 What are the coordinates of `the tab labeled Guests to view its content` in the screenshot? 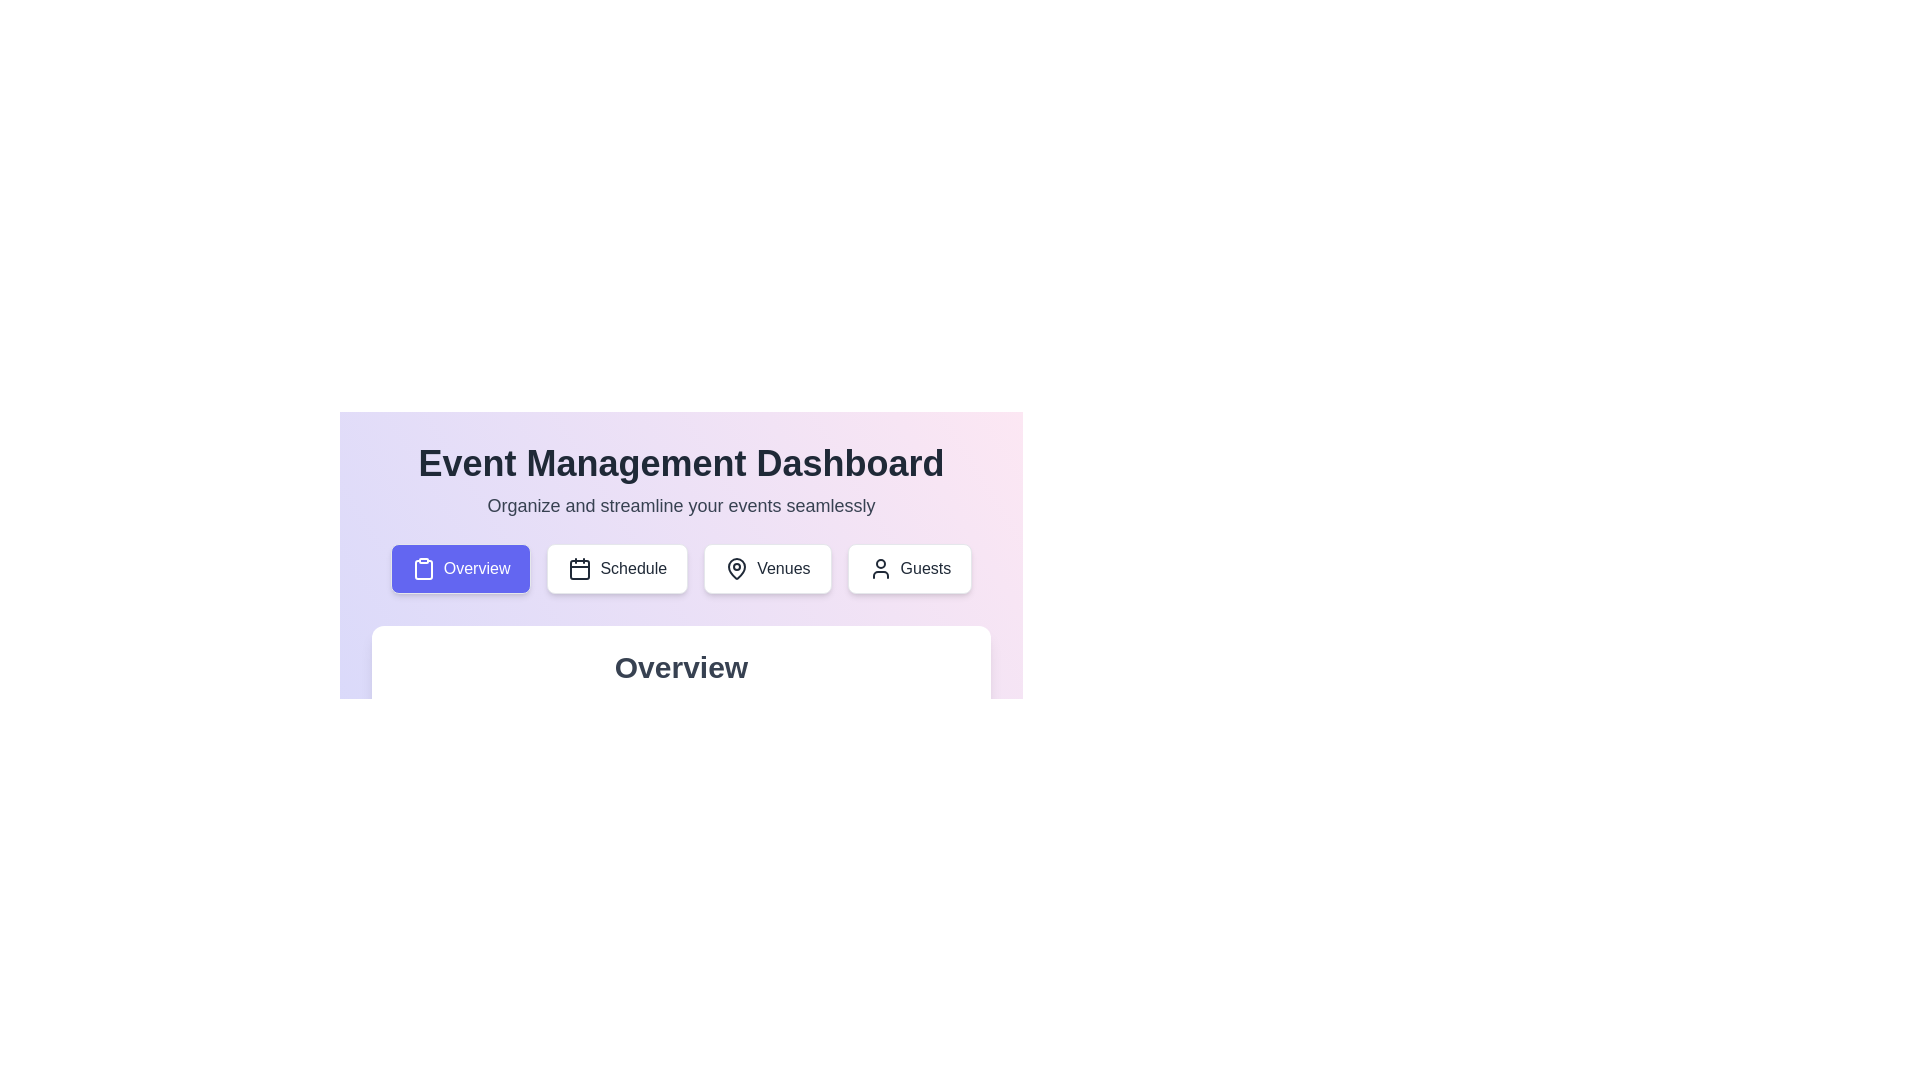 It's located at (909, 569).